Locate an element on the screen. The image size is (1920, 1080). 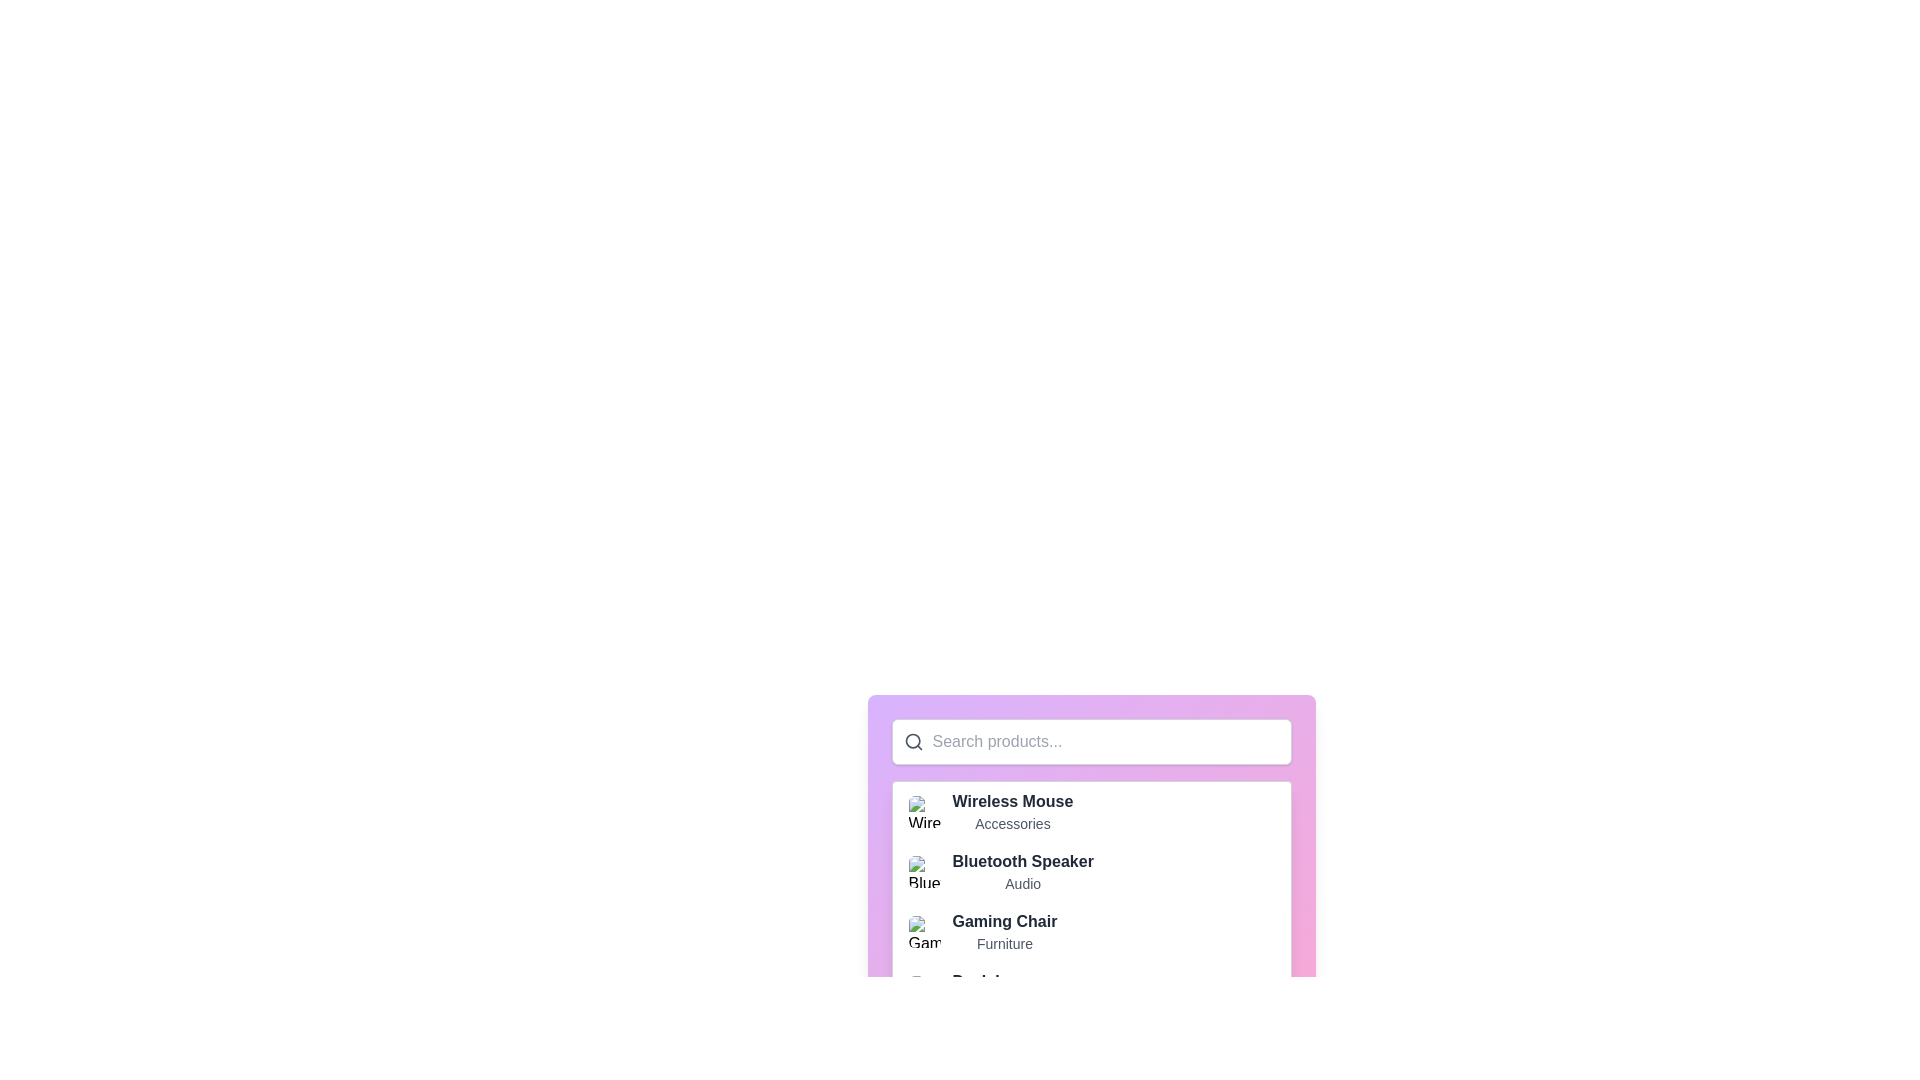
the first list item titled 'Wireless Mouse' in the dropdown menu is located at coordinates (1090, 812).